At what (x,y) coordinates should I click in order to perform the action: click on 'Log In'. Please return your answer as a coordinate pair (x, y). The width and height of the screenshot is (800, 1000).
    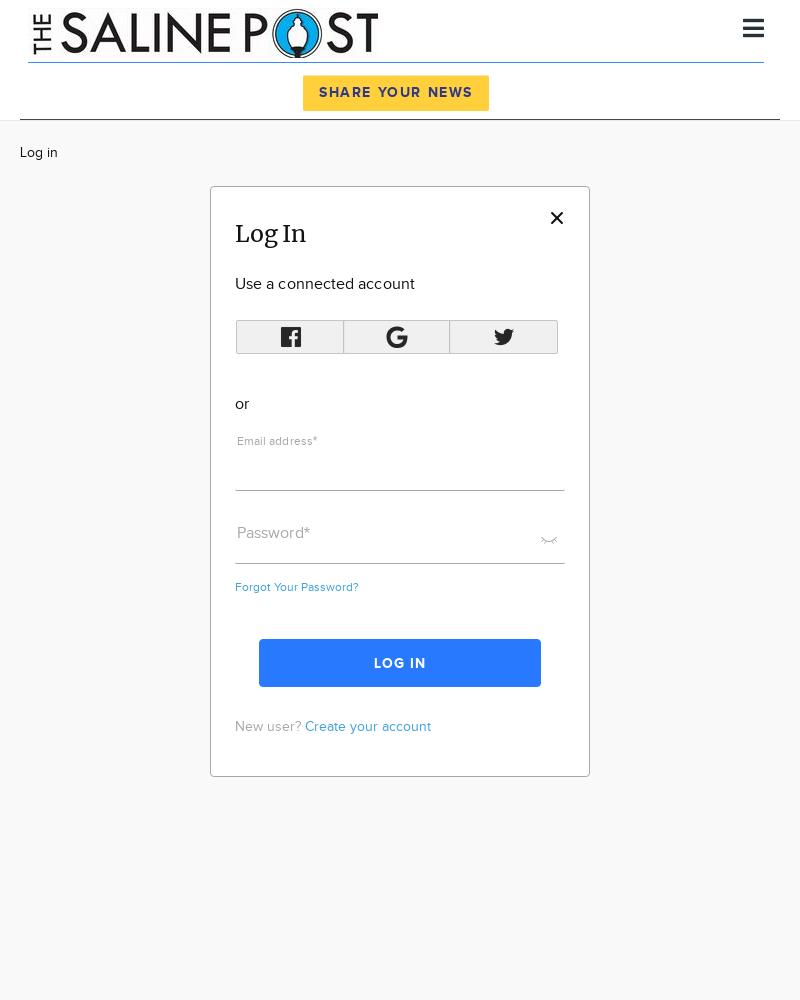
    Looking at the image, I should click on (270, 232).